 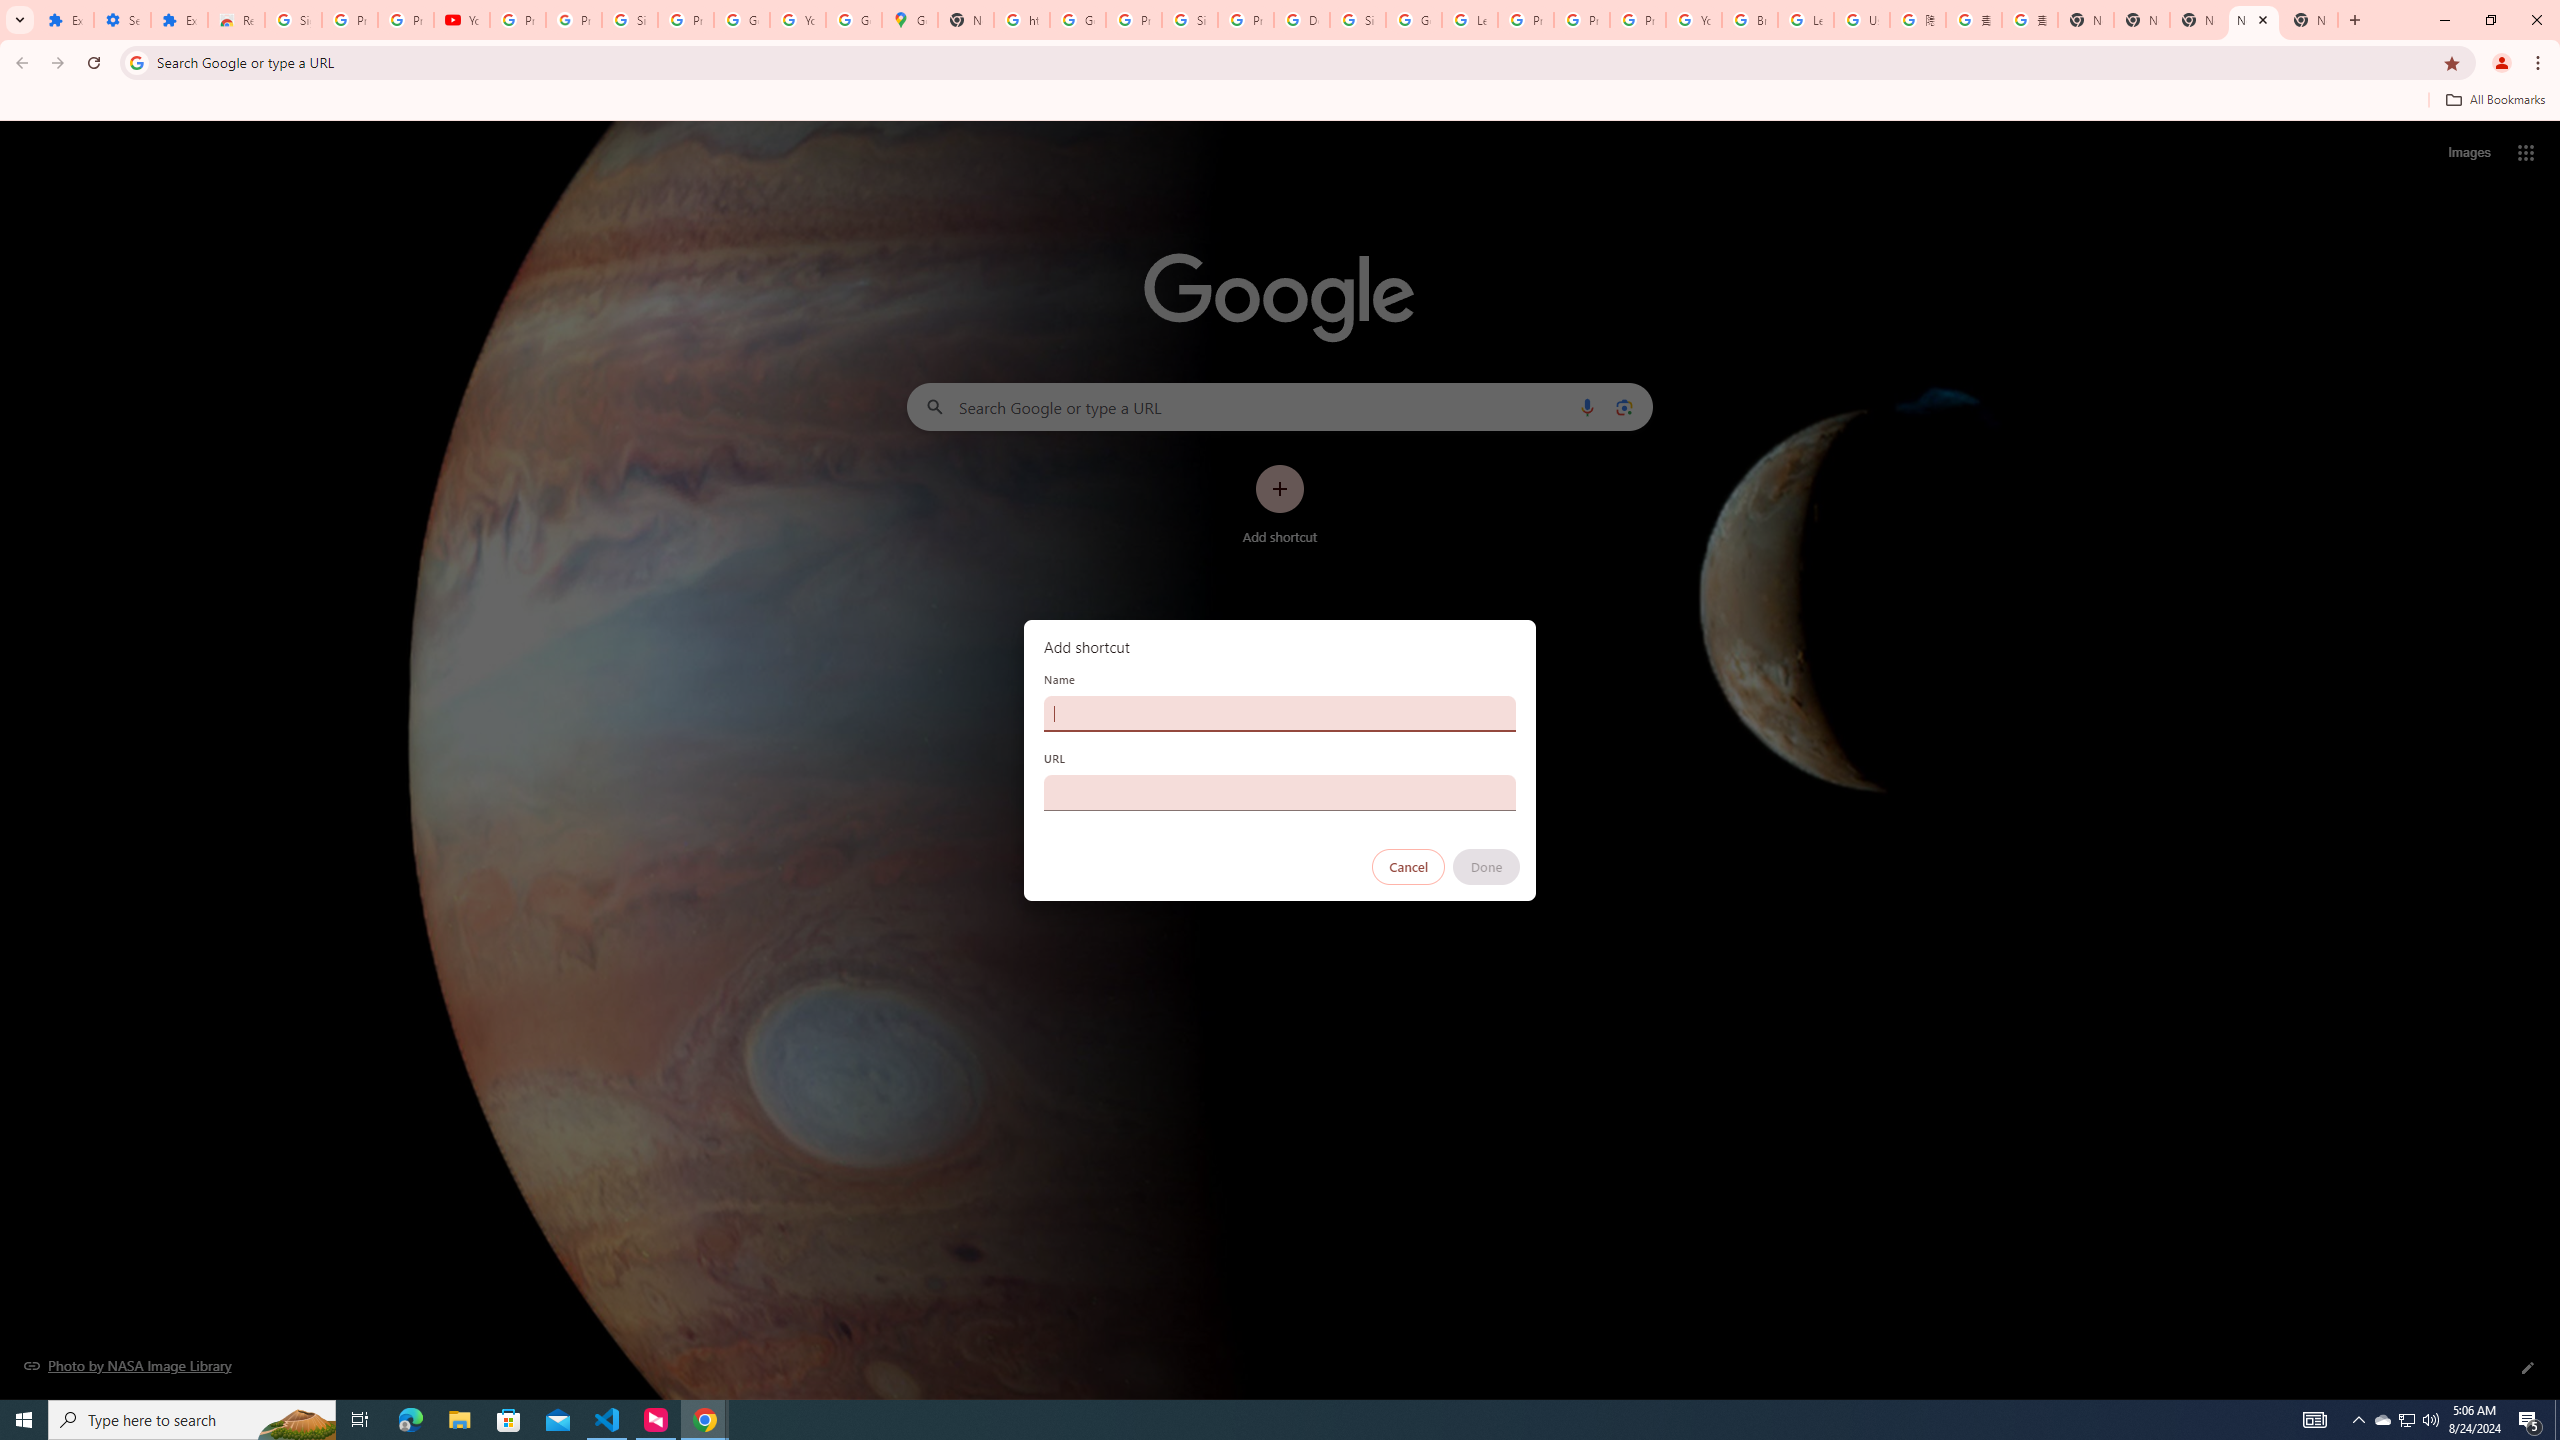 I want to click on 'Cancel', so click(x=1409, y=866).